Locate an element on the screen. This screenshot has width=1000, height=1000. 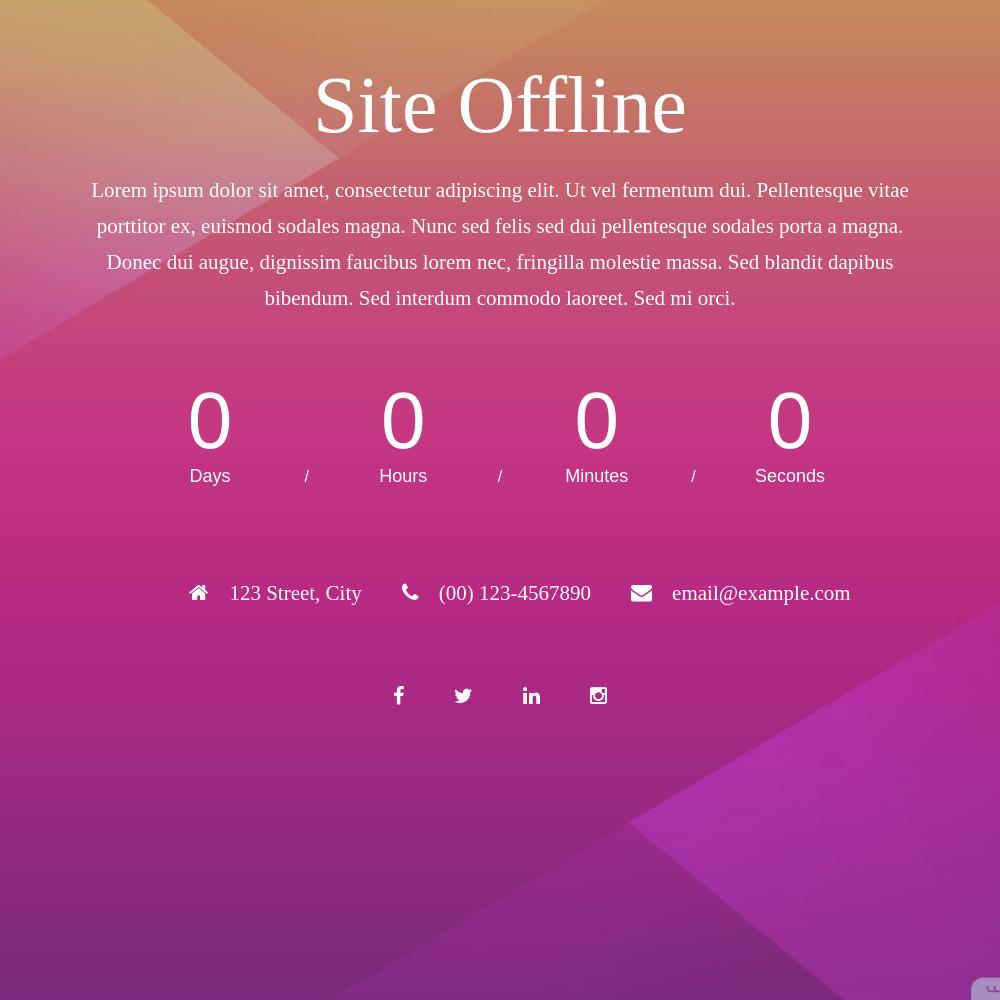
'Seconds' is located at coordinates (790, 475).